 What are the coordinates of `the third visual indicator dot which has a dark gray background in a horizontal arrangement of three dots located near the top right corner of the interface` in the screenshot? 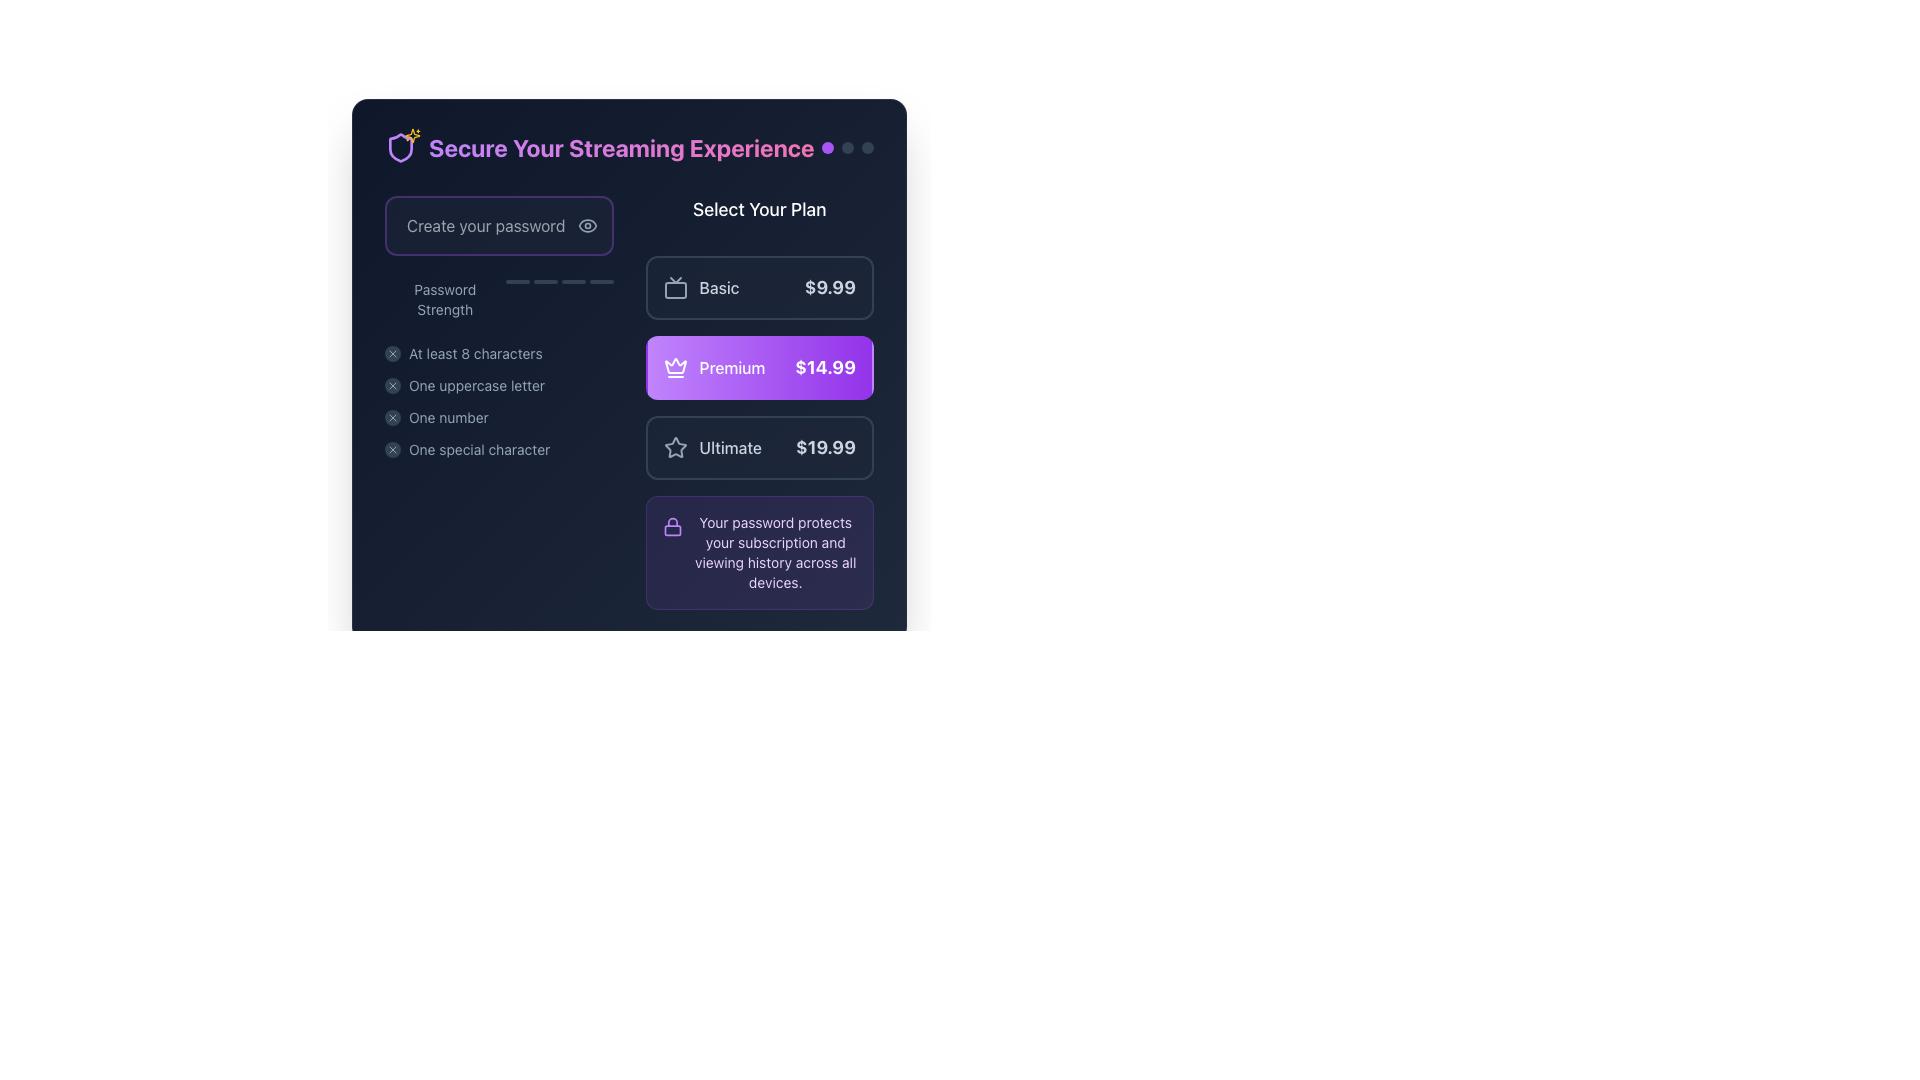 It's located at (868, 146).